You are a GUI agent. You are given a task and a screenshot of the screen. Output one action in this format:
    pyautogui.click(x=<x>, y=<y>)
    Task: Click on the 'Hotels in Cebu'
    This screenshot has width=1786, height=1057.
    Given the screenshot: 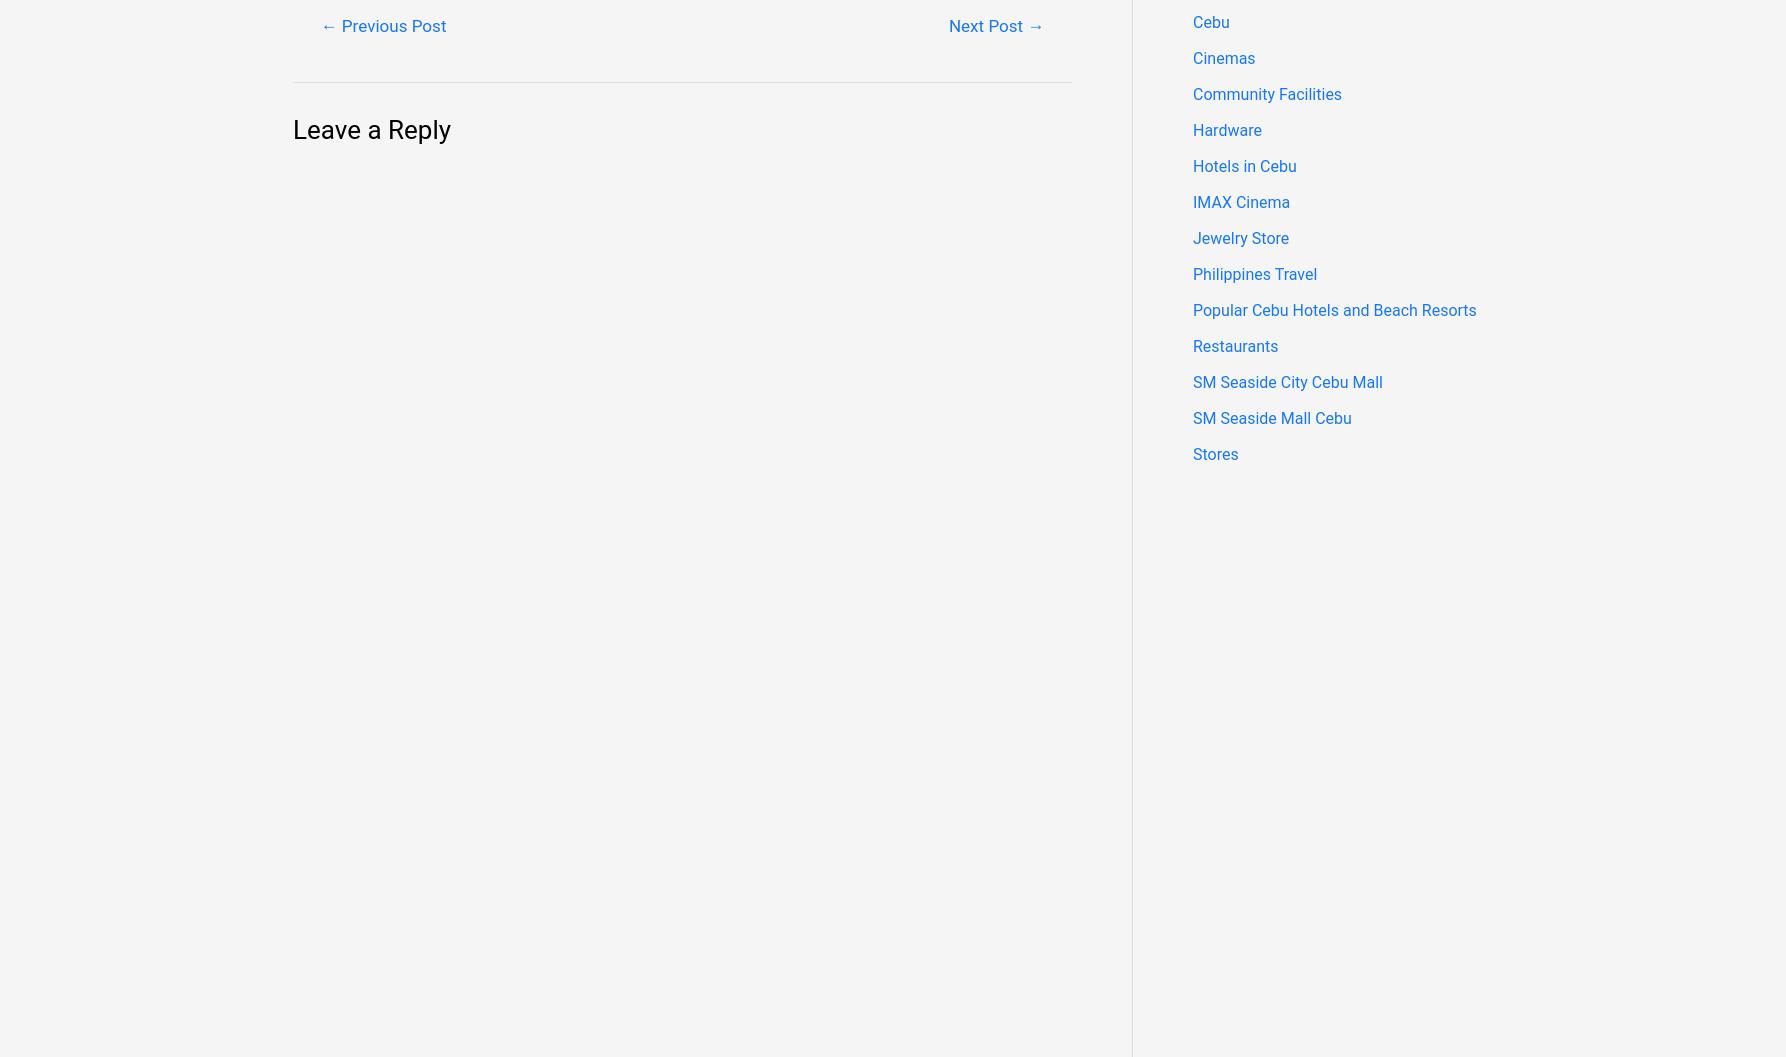 What is the action you would take?
    pyautogui.click(x=1244, y=166)
    